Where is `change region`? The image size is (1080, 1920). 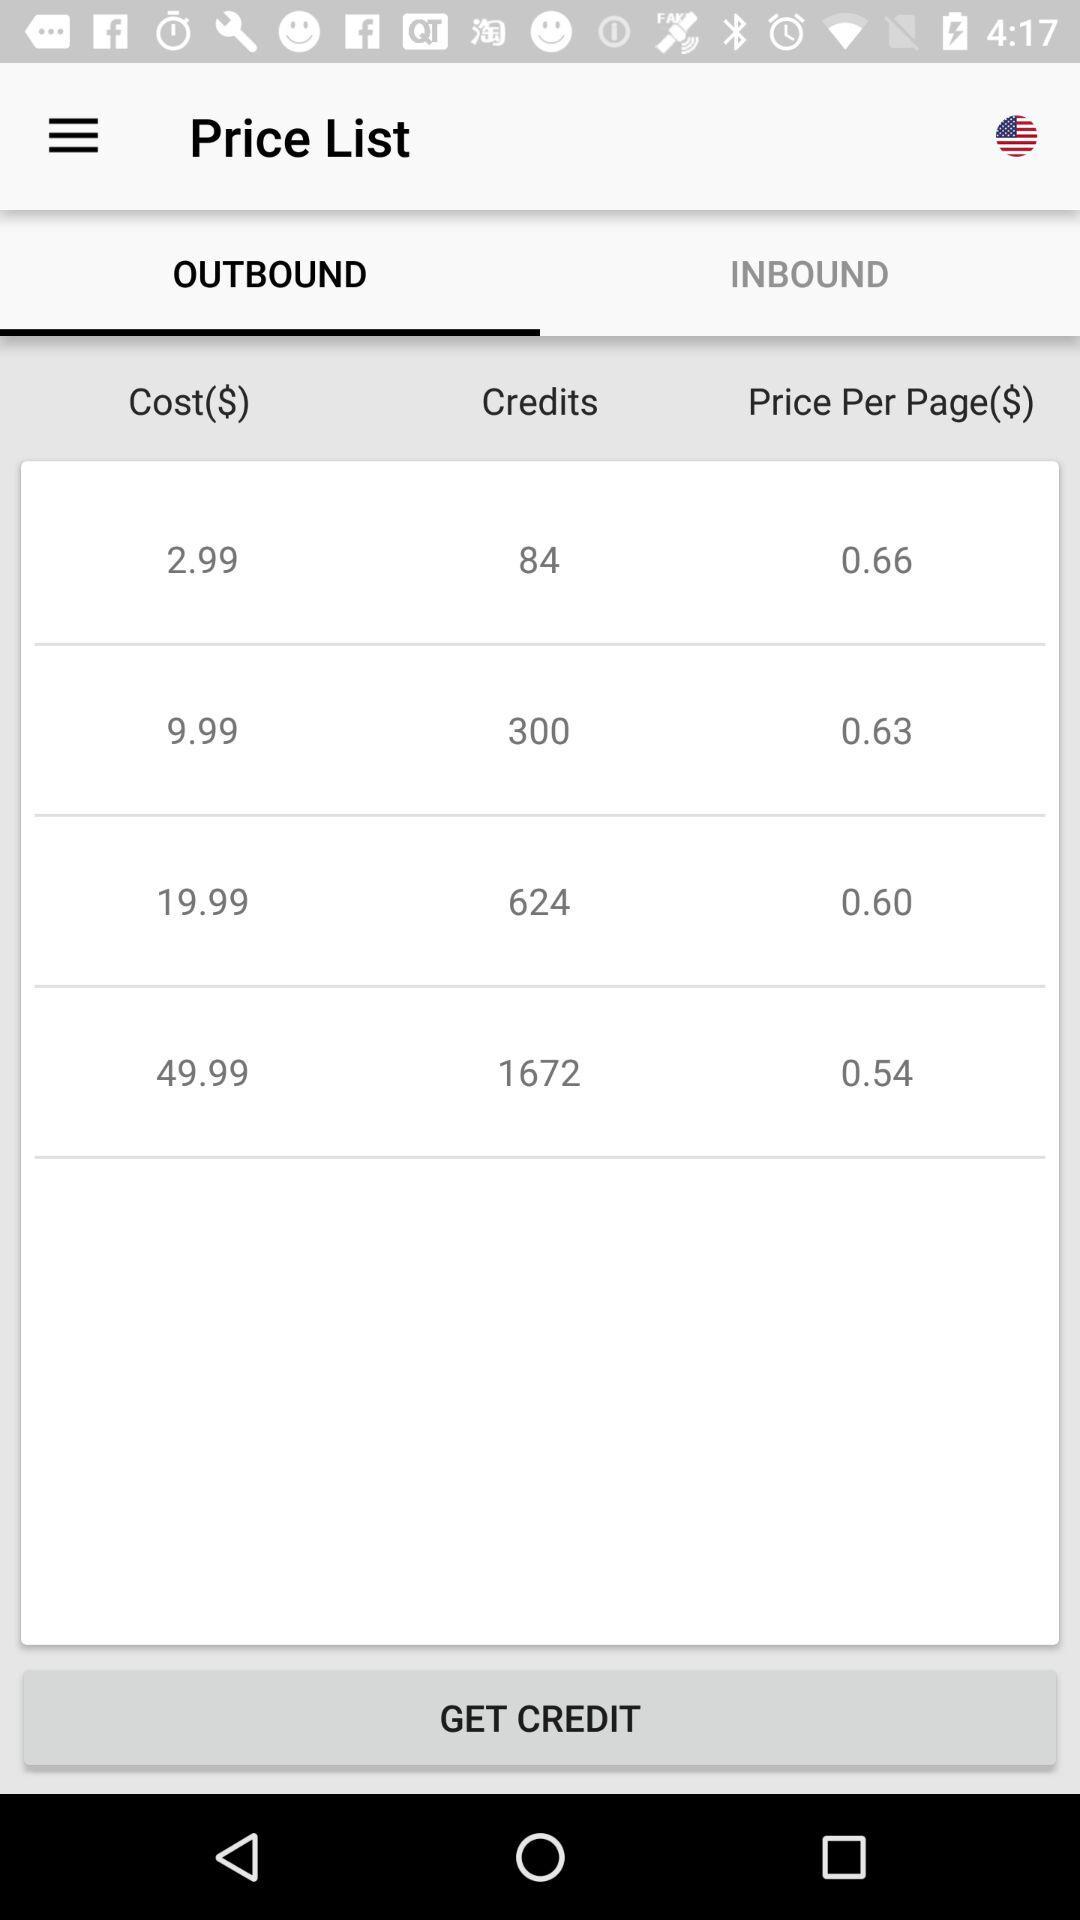 change region is located at coordinates (1017, 135).